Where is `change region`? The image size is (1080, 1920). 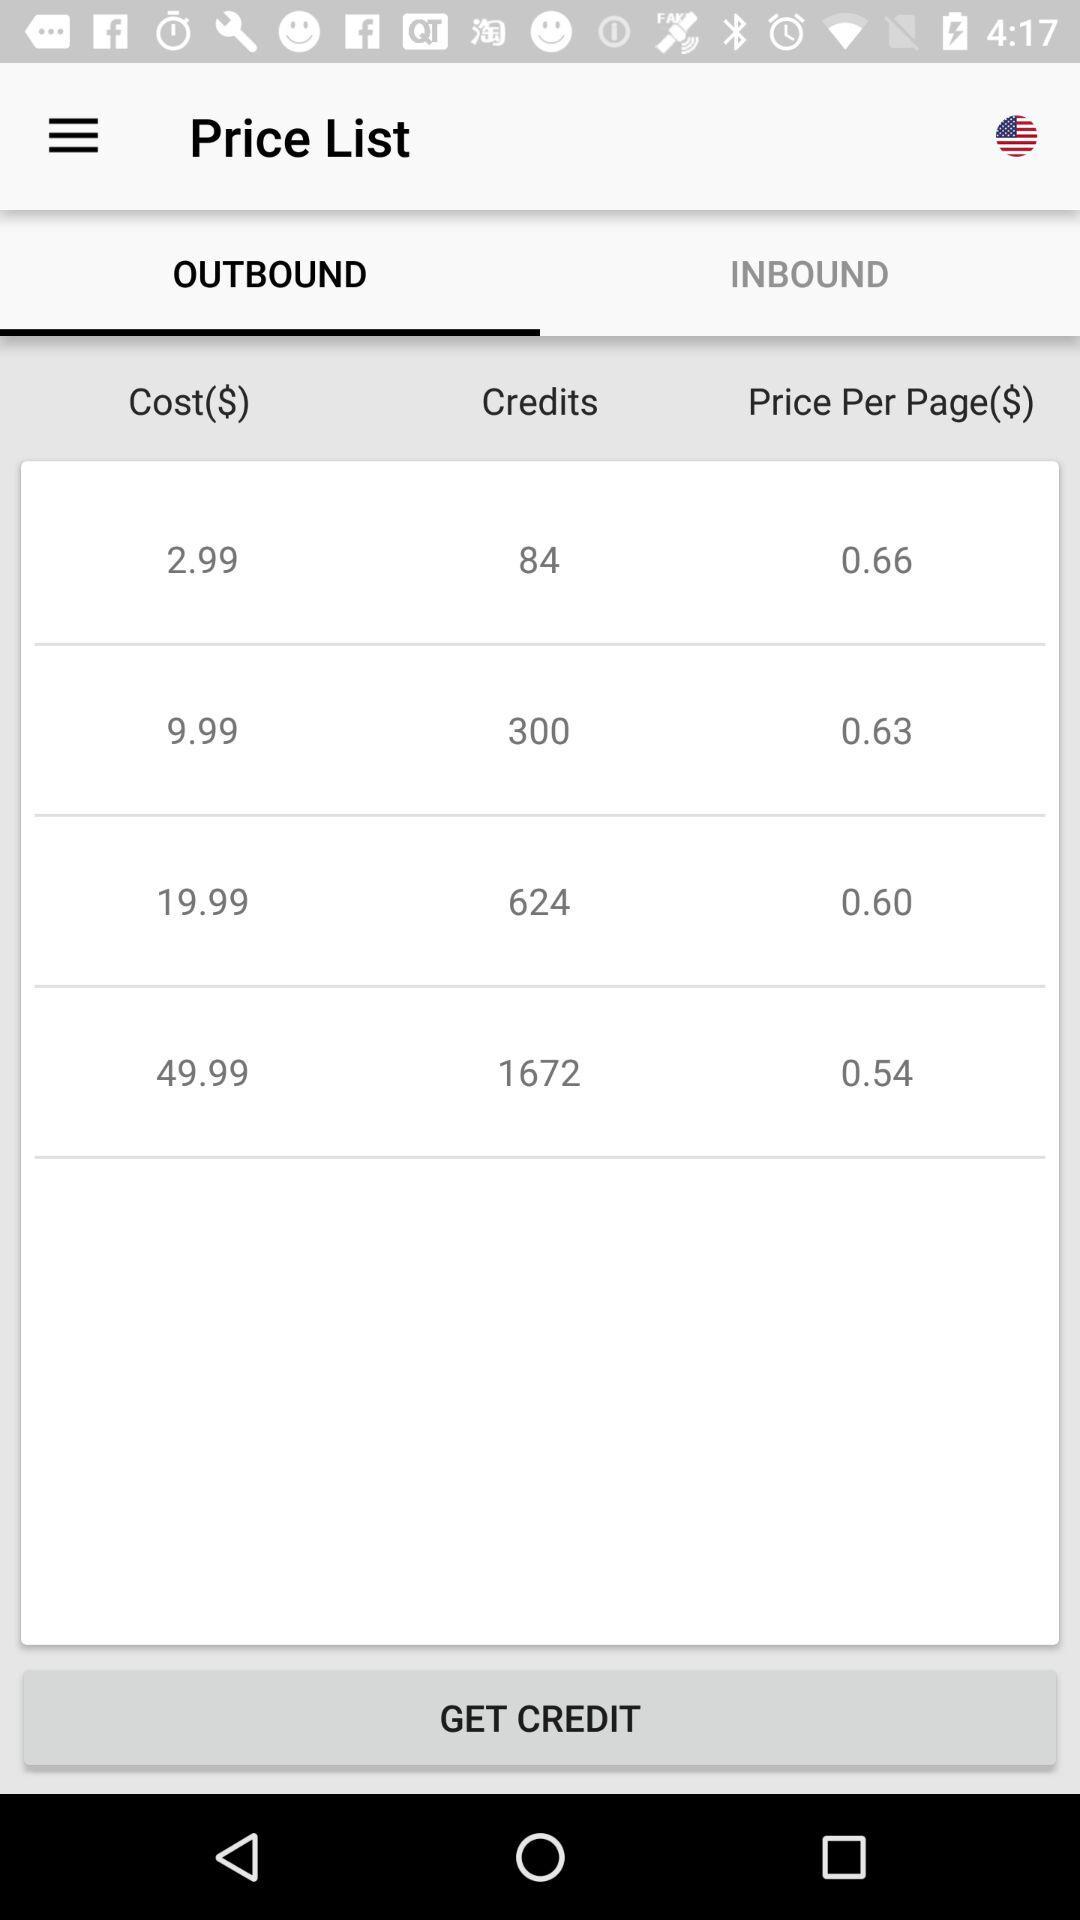 change region is located at coordinates (1017, 135).